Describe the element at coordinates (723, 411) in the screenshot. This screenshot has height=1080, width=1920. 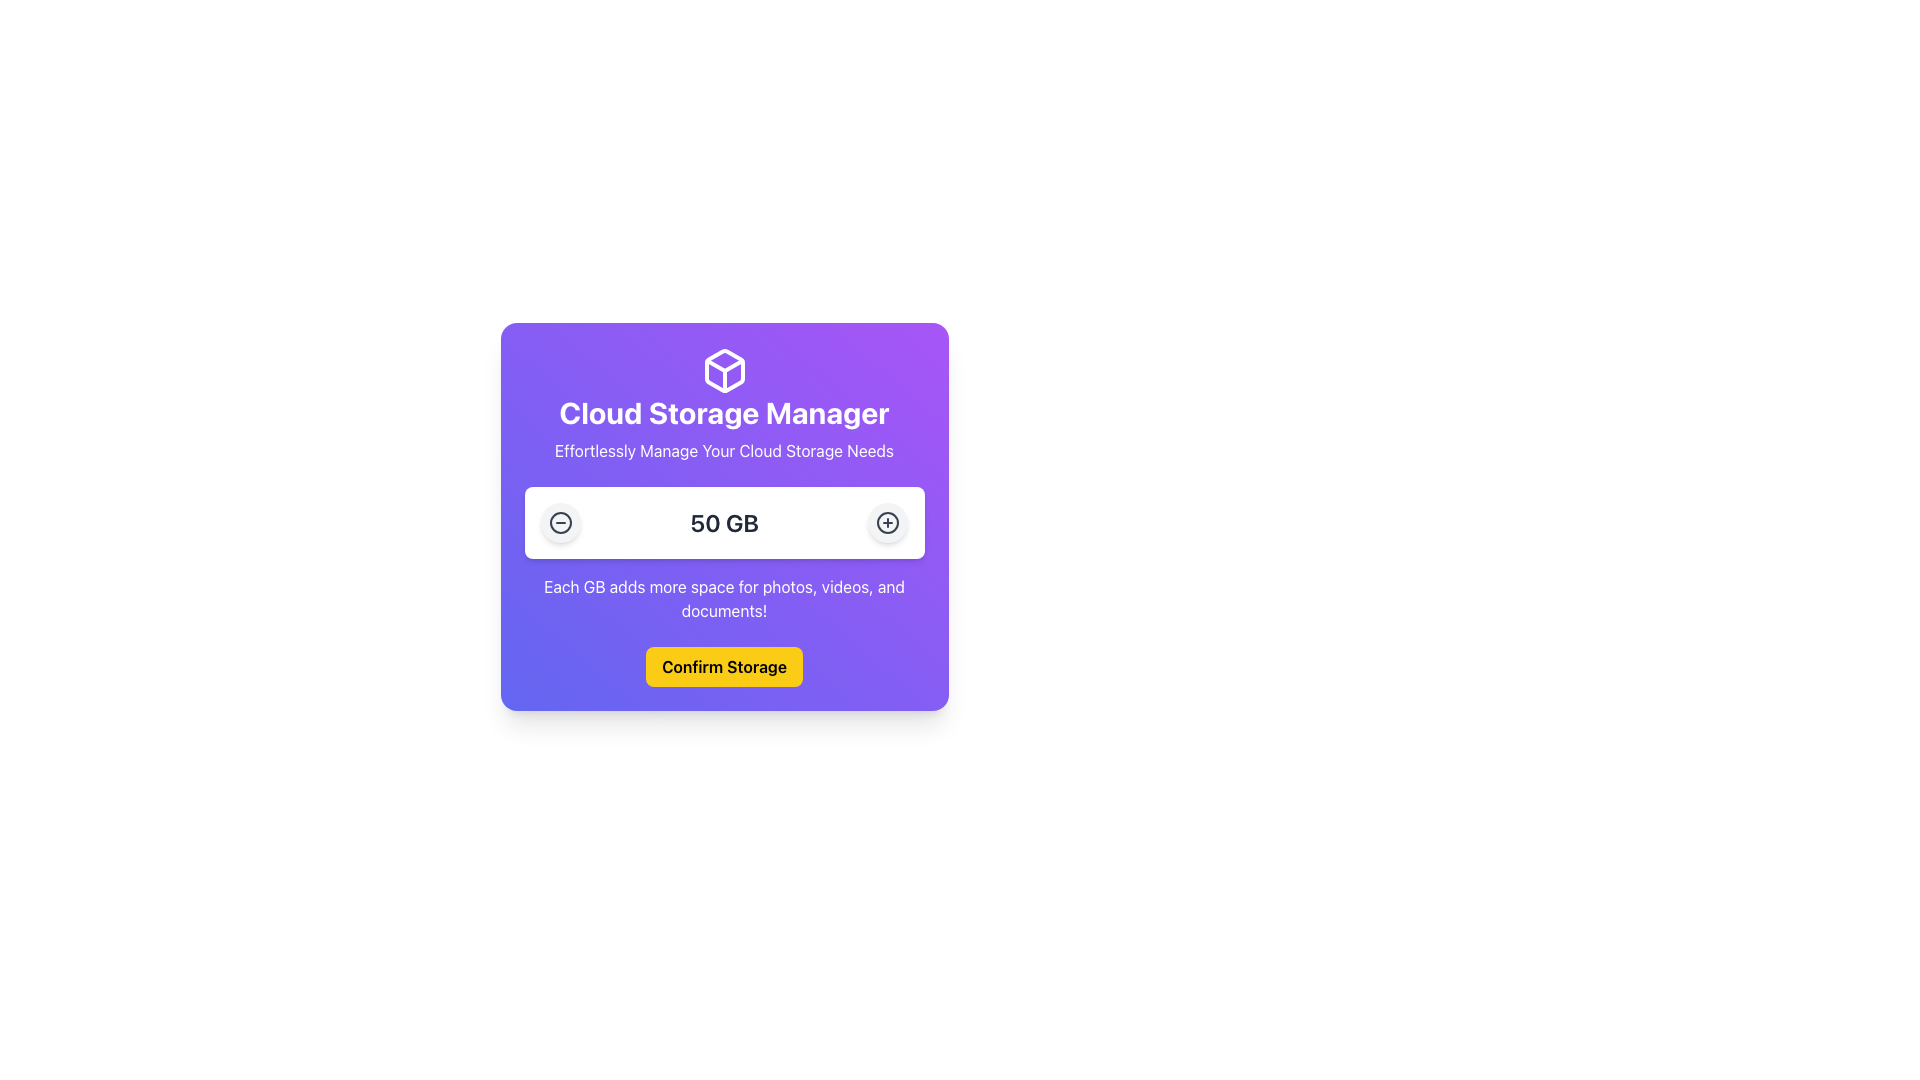
I see `the text element 'Cloud Storage Manager' which is styled prominently in a large, bold, white font and positioned directly below a graphic icon` at that location.